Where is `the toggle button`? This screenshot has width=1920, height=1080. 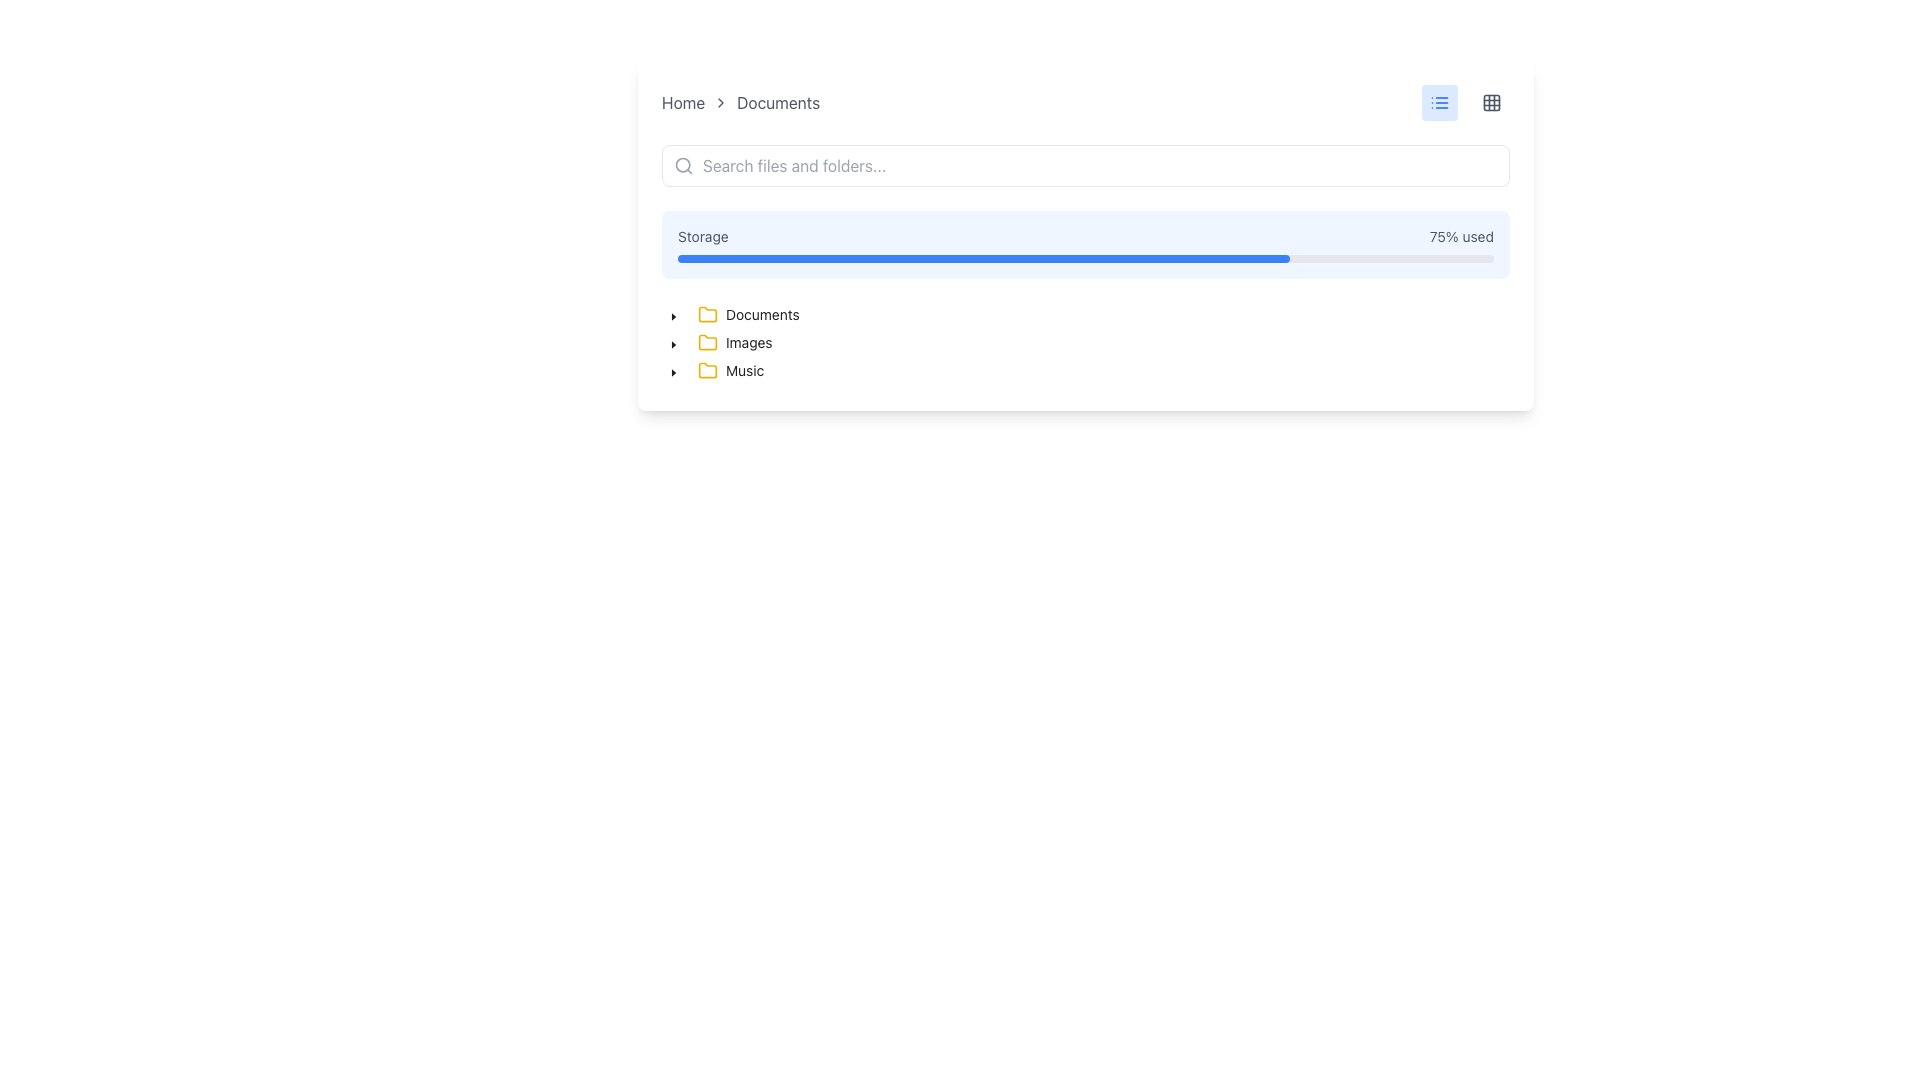
the toggle button is located at coordinates (1492, 103).